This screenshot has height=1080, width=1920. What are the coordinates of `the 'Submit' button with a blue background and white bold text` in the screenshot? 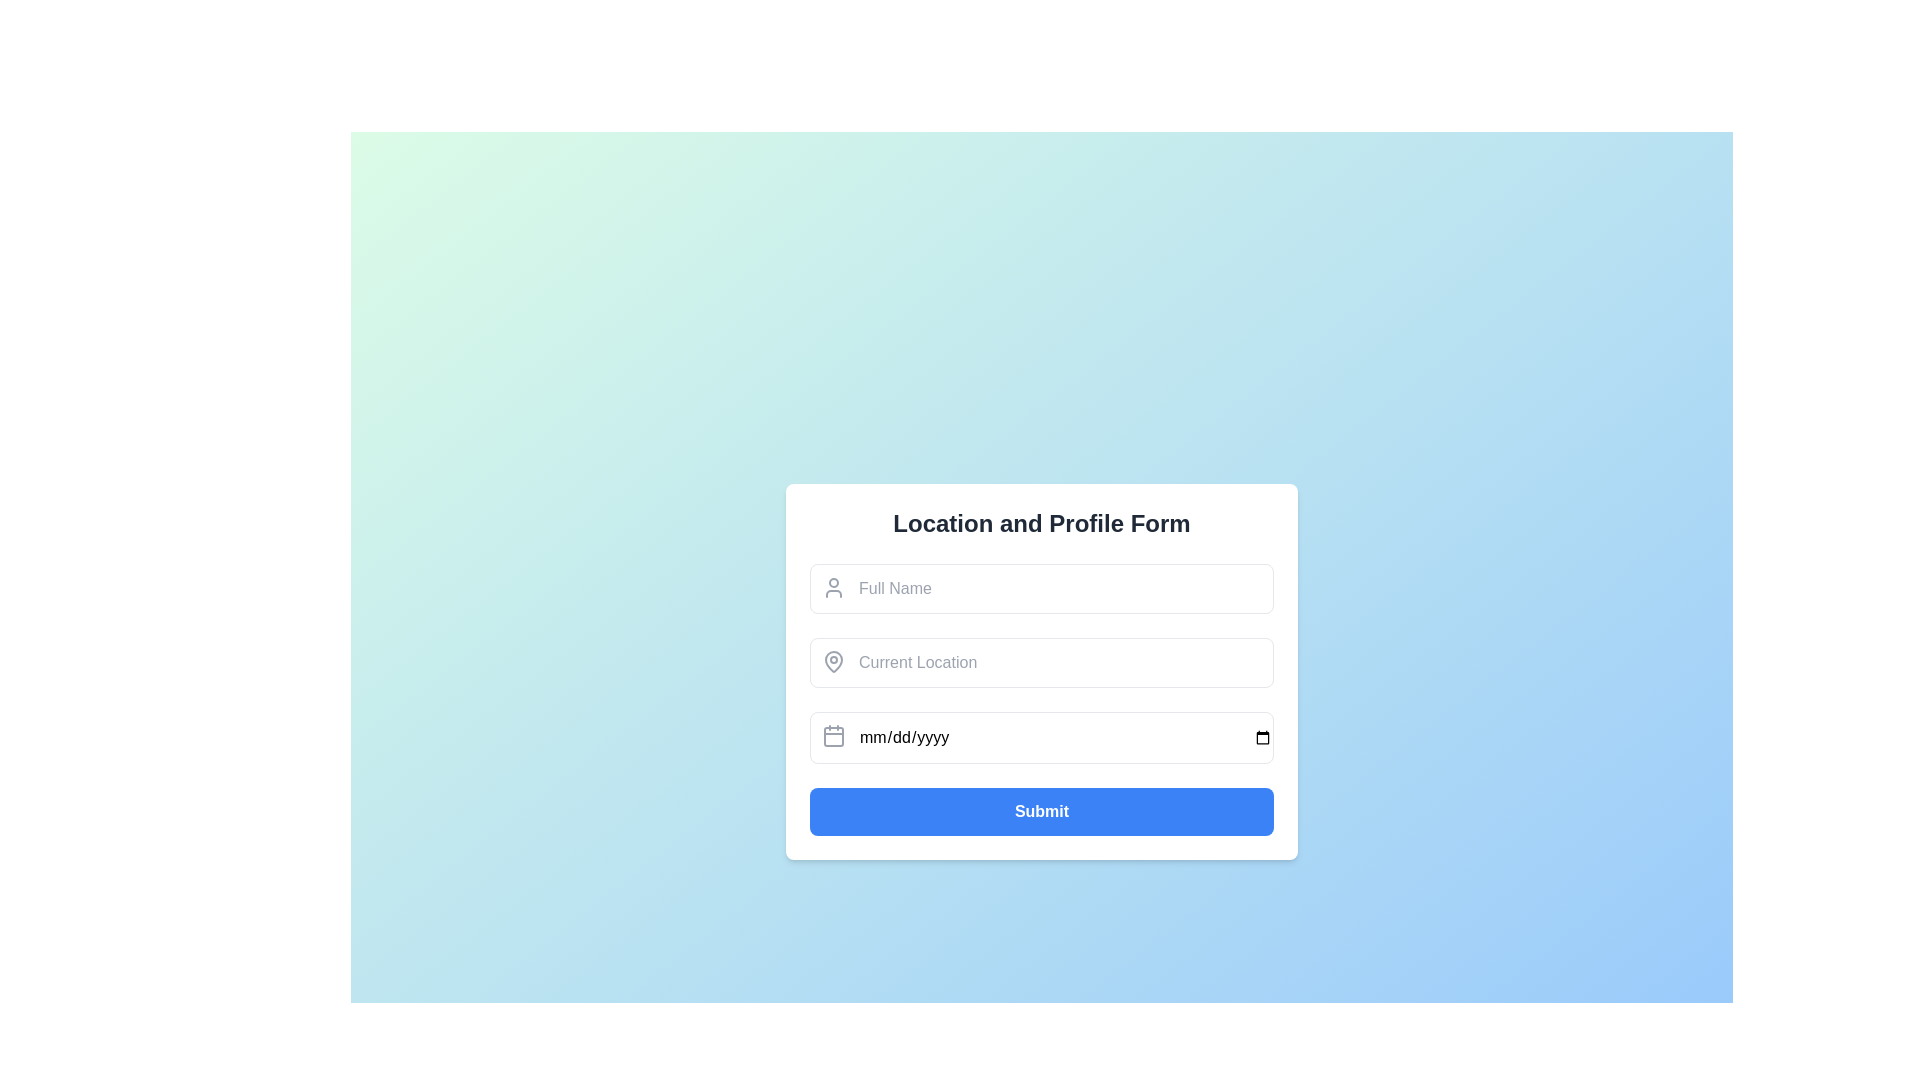 It's located at (1040, 812).